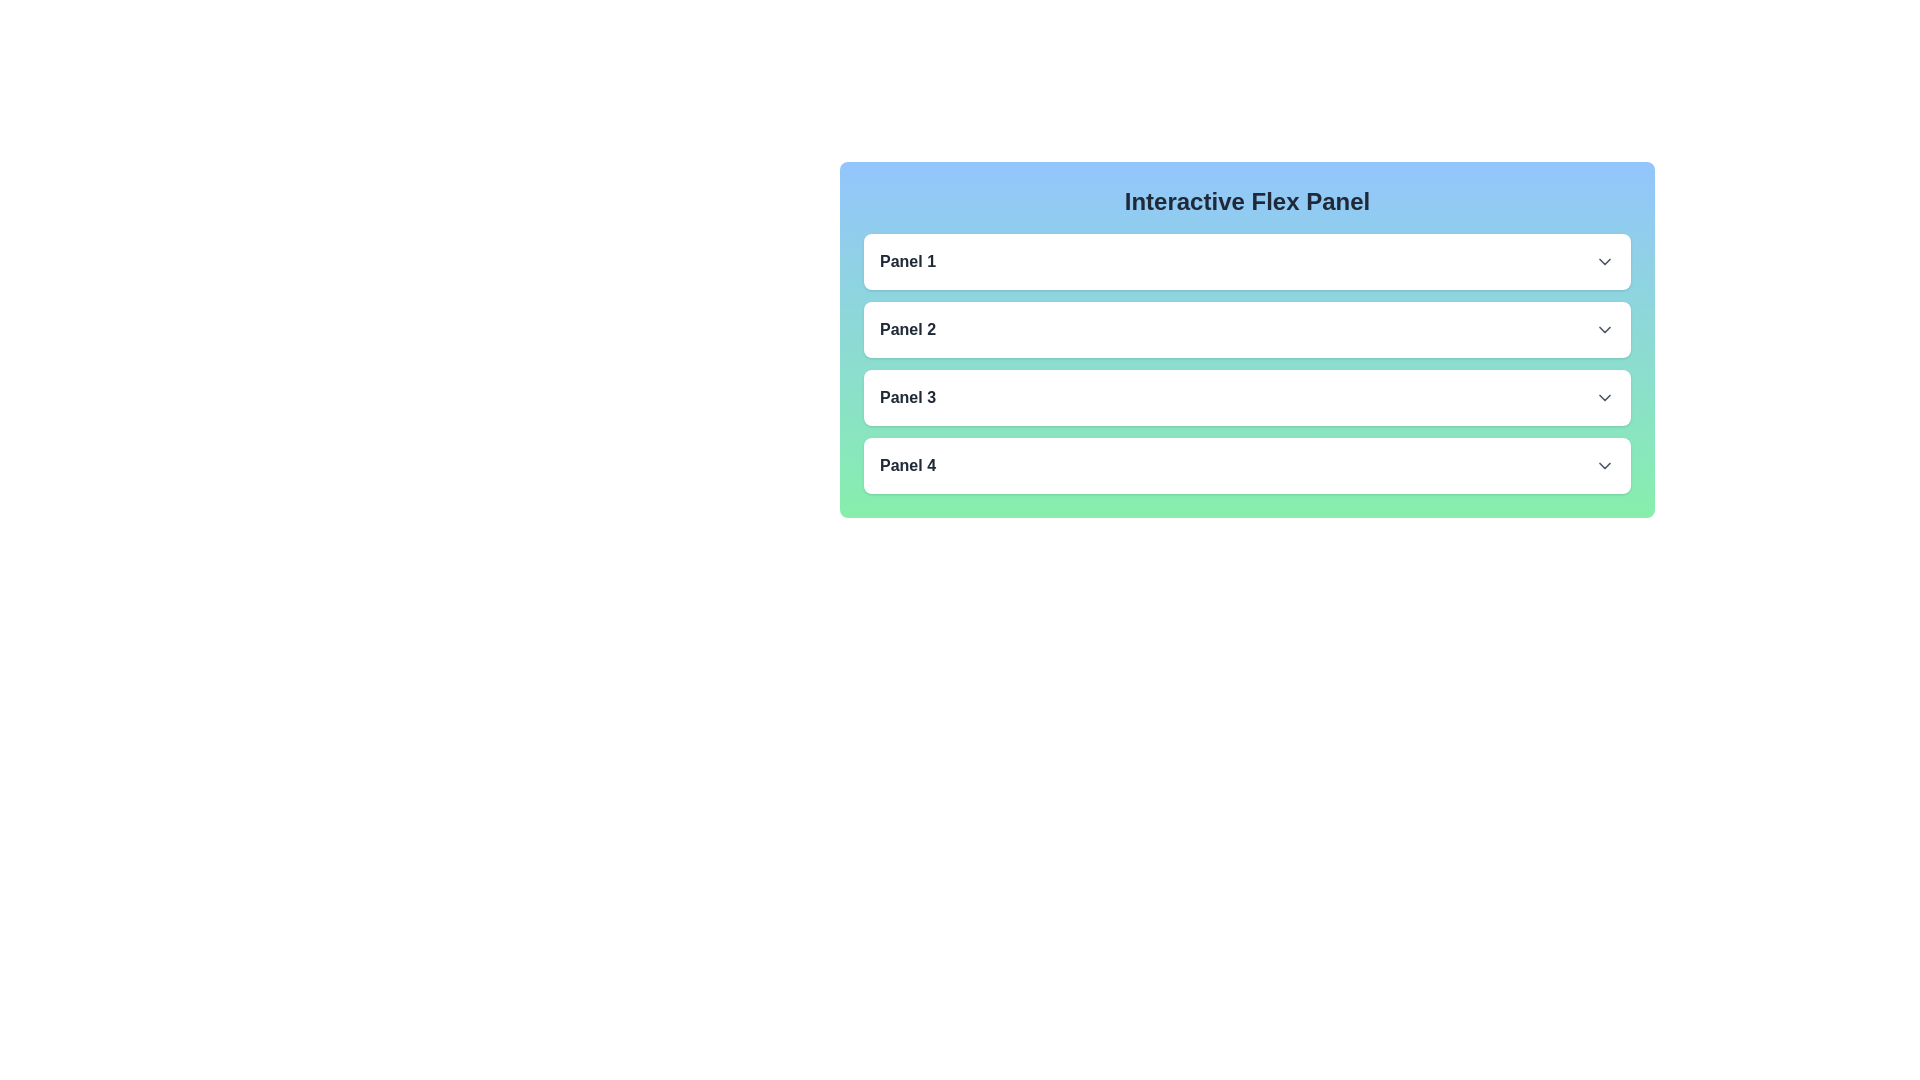  I want to click on text of the label displaying 'Panel 3', which is positioned in the third row of the list of panels, so click(906, 397).